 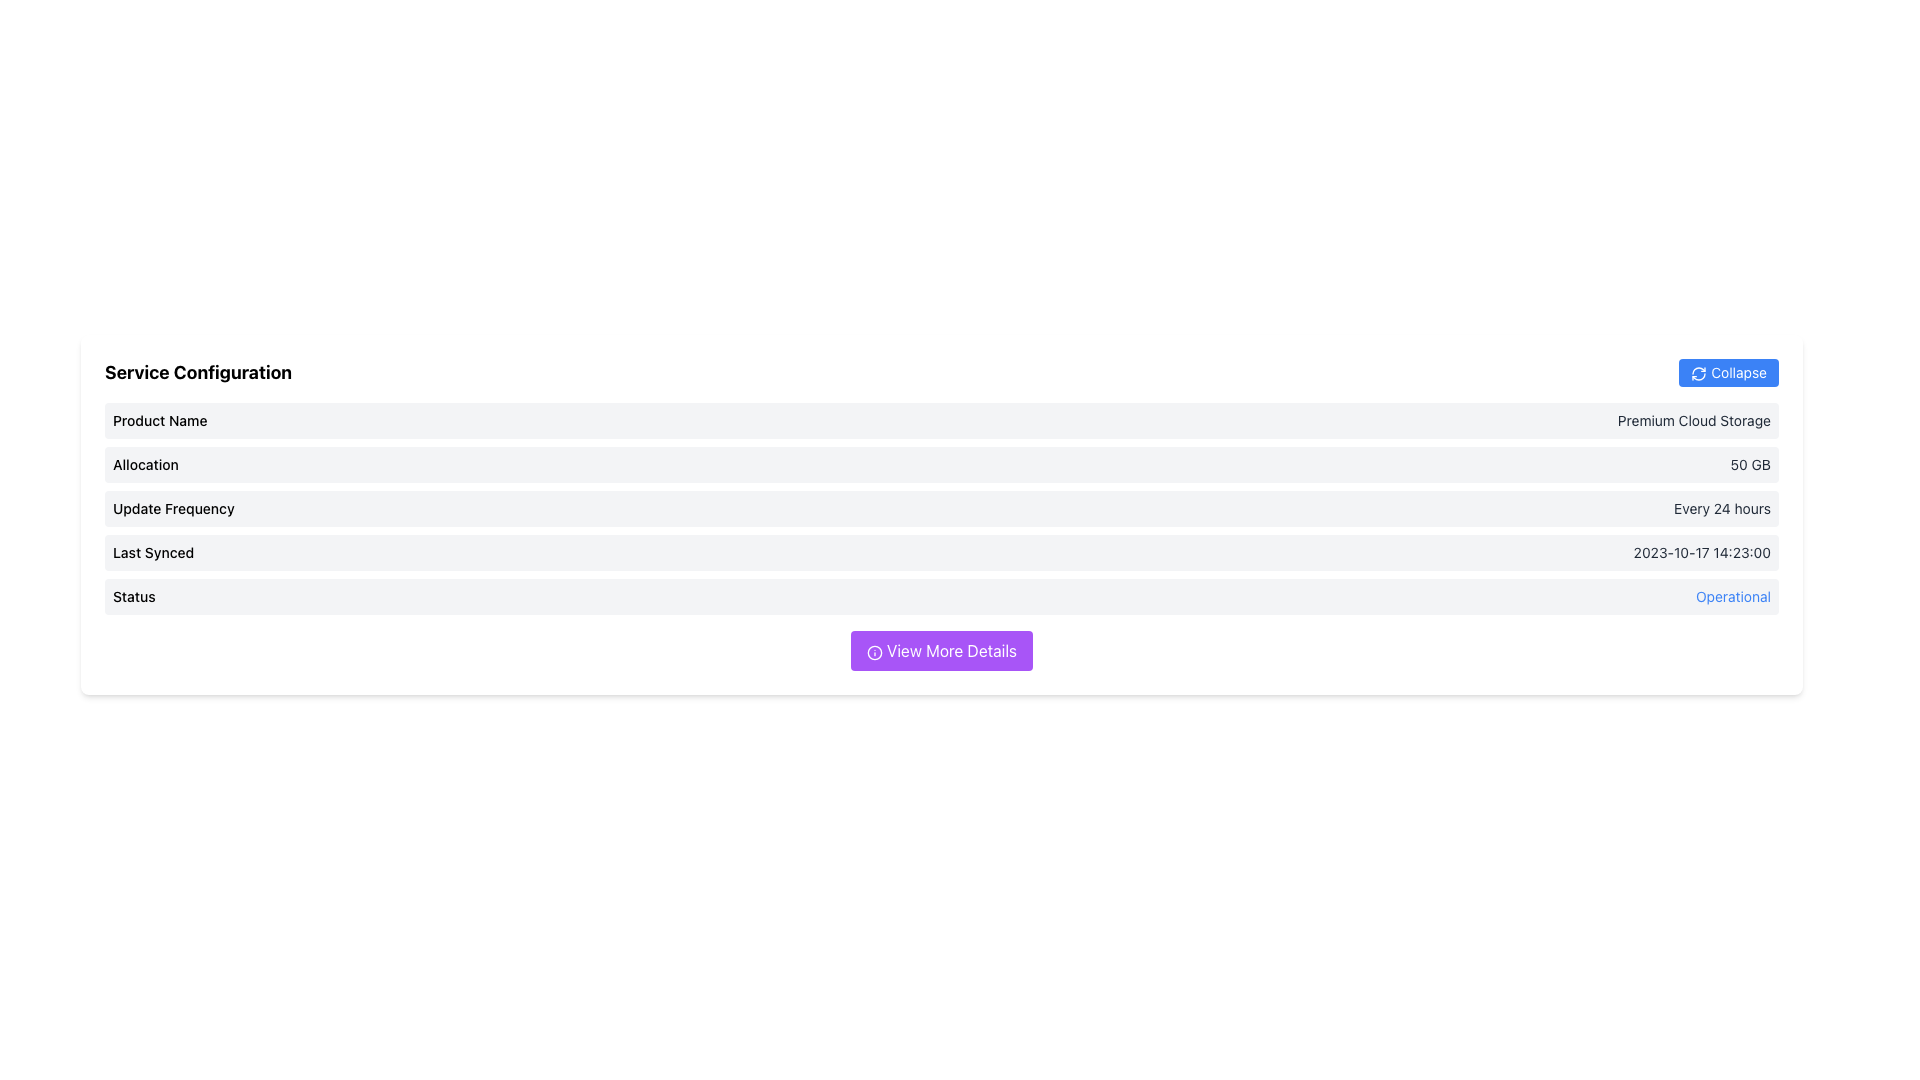 What do you see at coordinates (1728, 373) in the screenshot?
I see `the button located at the top-right corner of the 'Service Configuration' section, which toggles the visibility of the content when clicked` at bounding box center [1728, 373].